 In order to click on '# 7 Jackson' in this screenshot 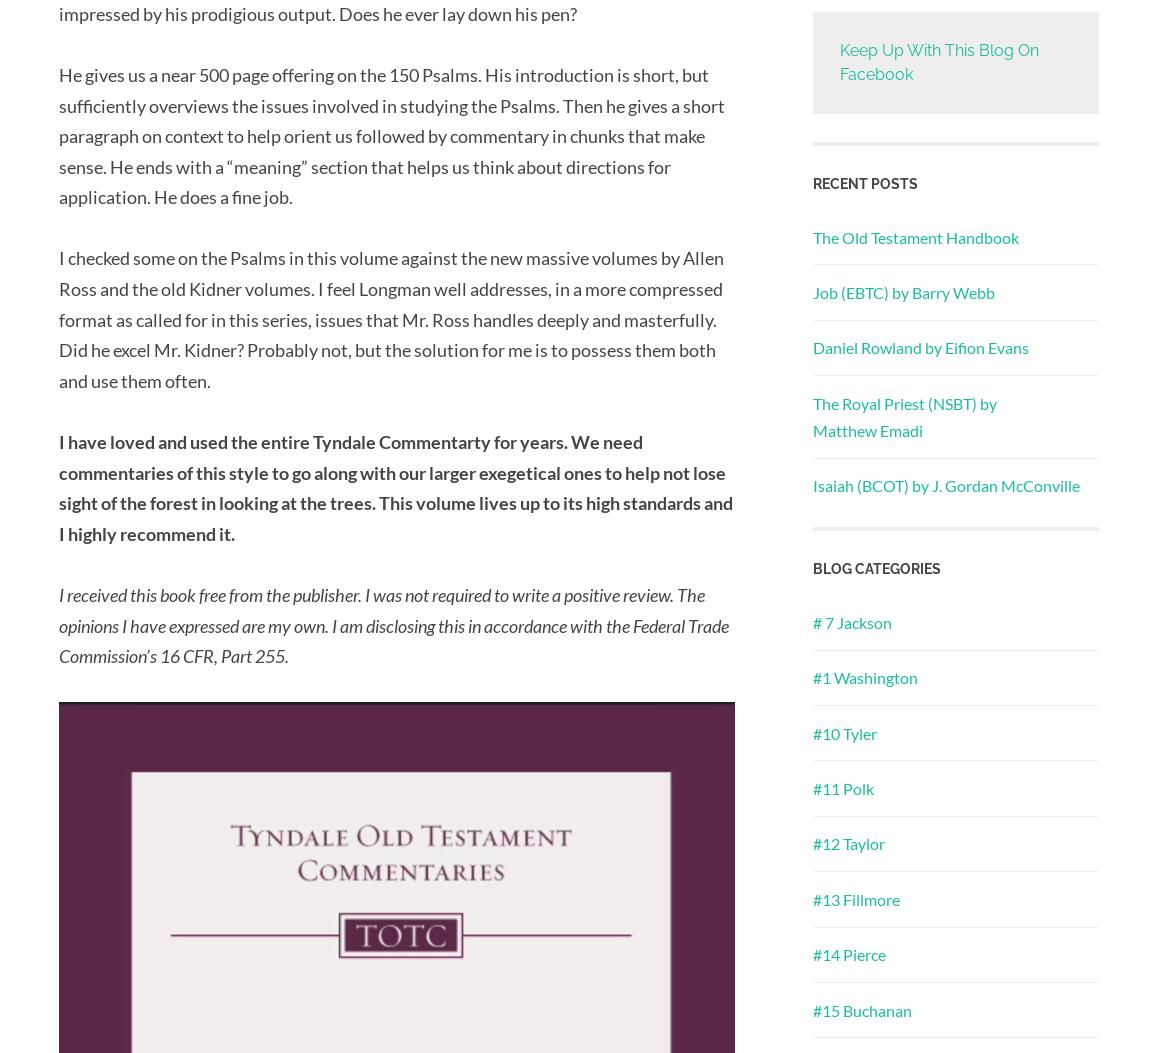, I will do `click(851, 621)`.